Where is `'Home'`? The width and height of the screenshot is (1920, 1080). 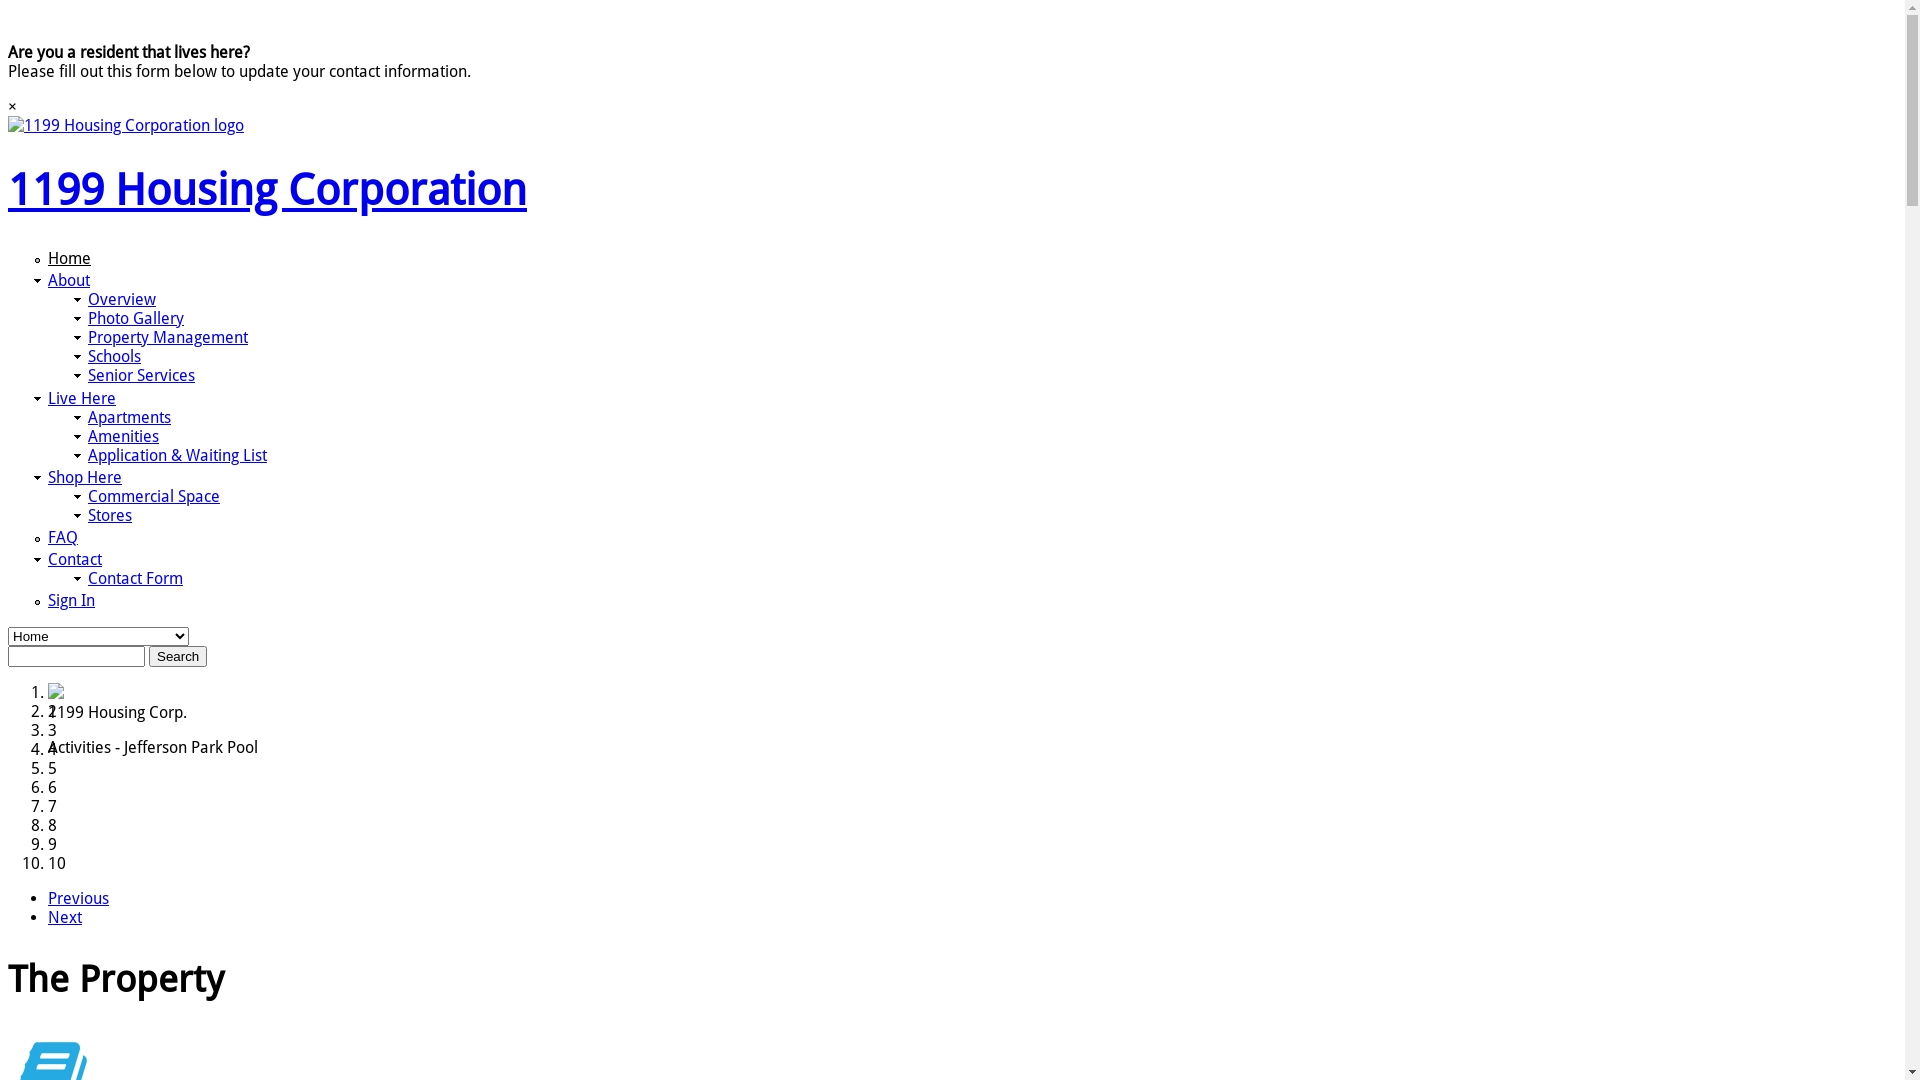
'Home' is located at coordinates (69, 257).